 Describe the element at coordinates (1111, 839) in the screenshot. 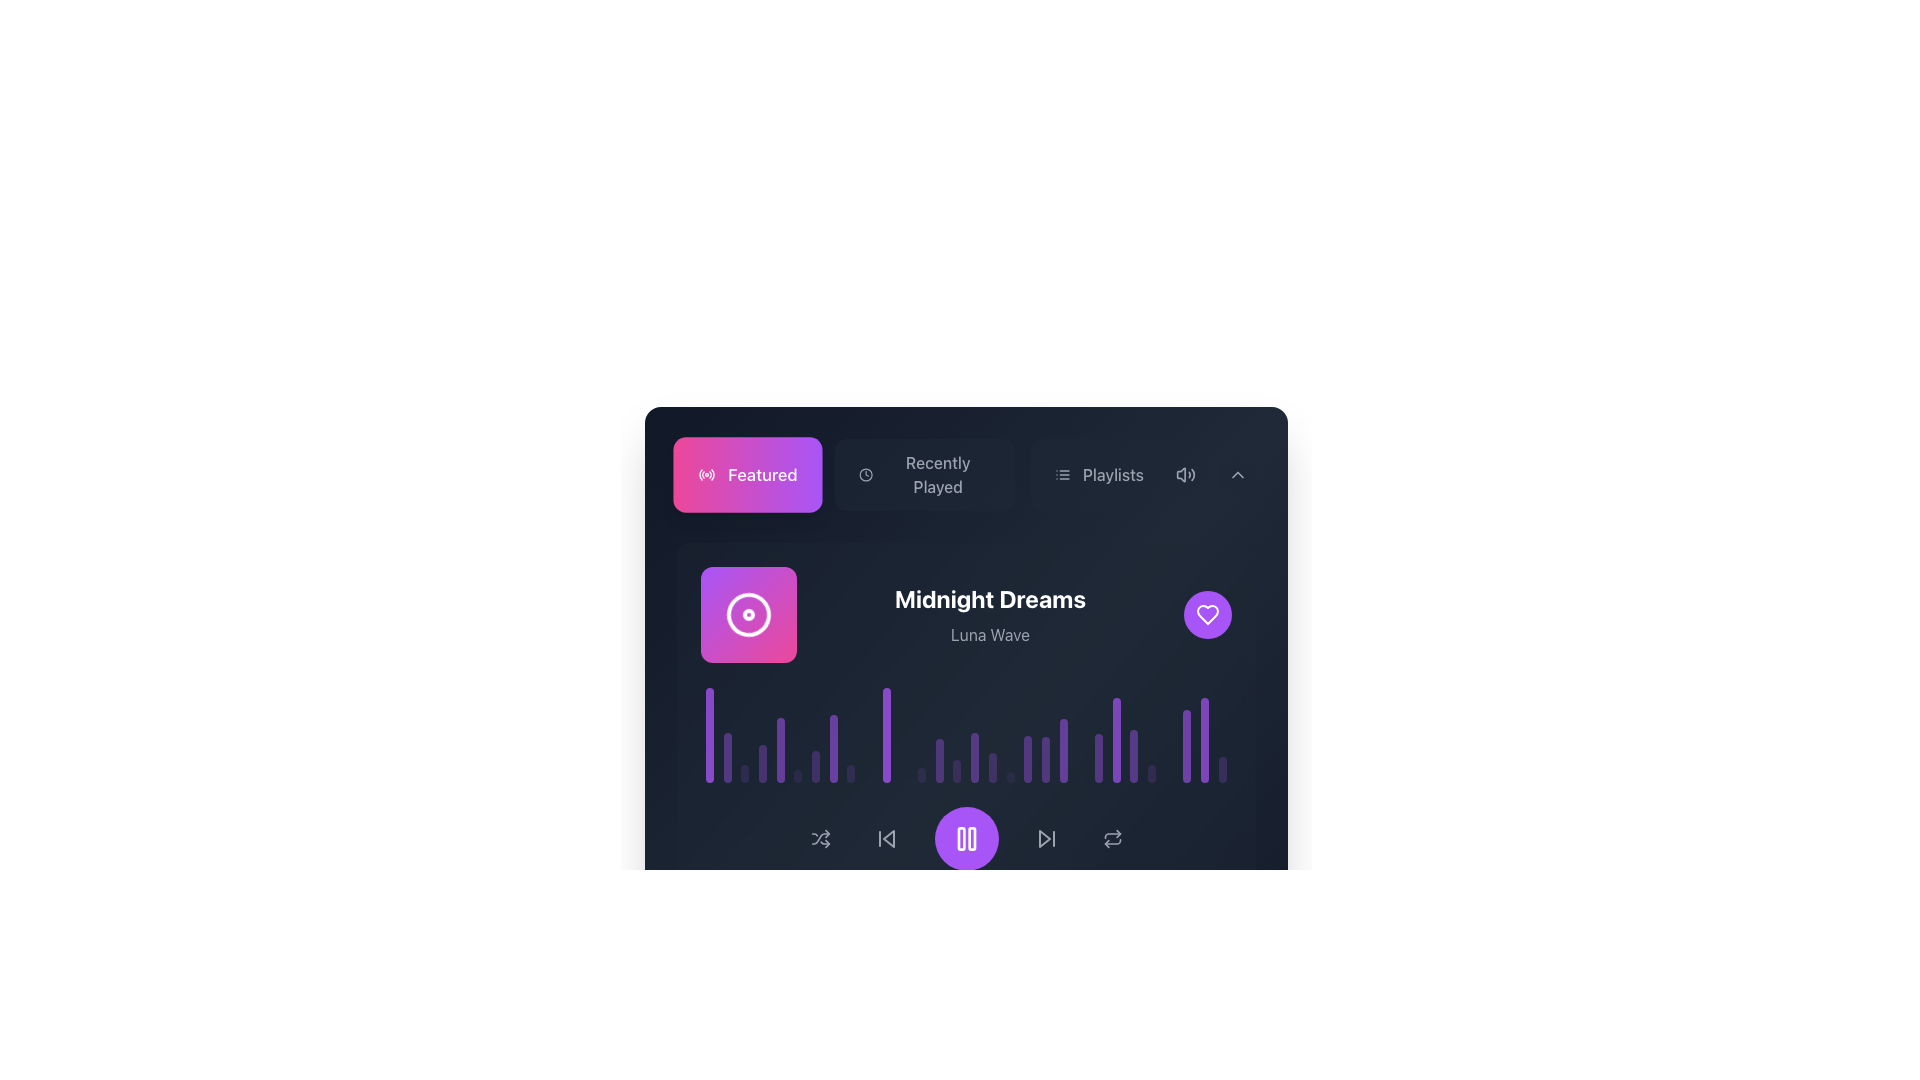

I see `the repeat/replay action button represented by two arrows forming a cycle, located in the bottom control bar` at that location.